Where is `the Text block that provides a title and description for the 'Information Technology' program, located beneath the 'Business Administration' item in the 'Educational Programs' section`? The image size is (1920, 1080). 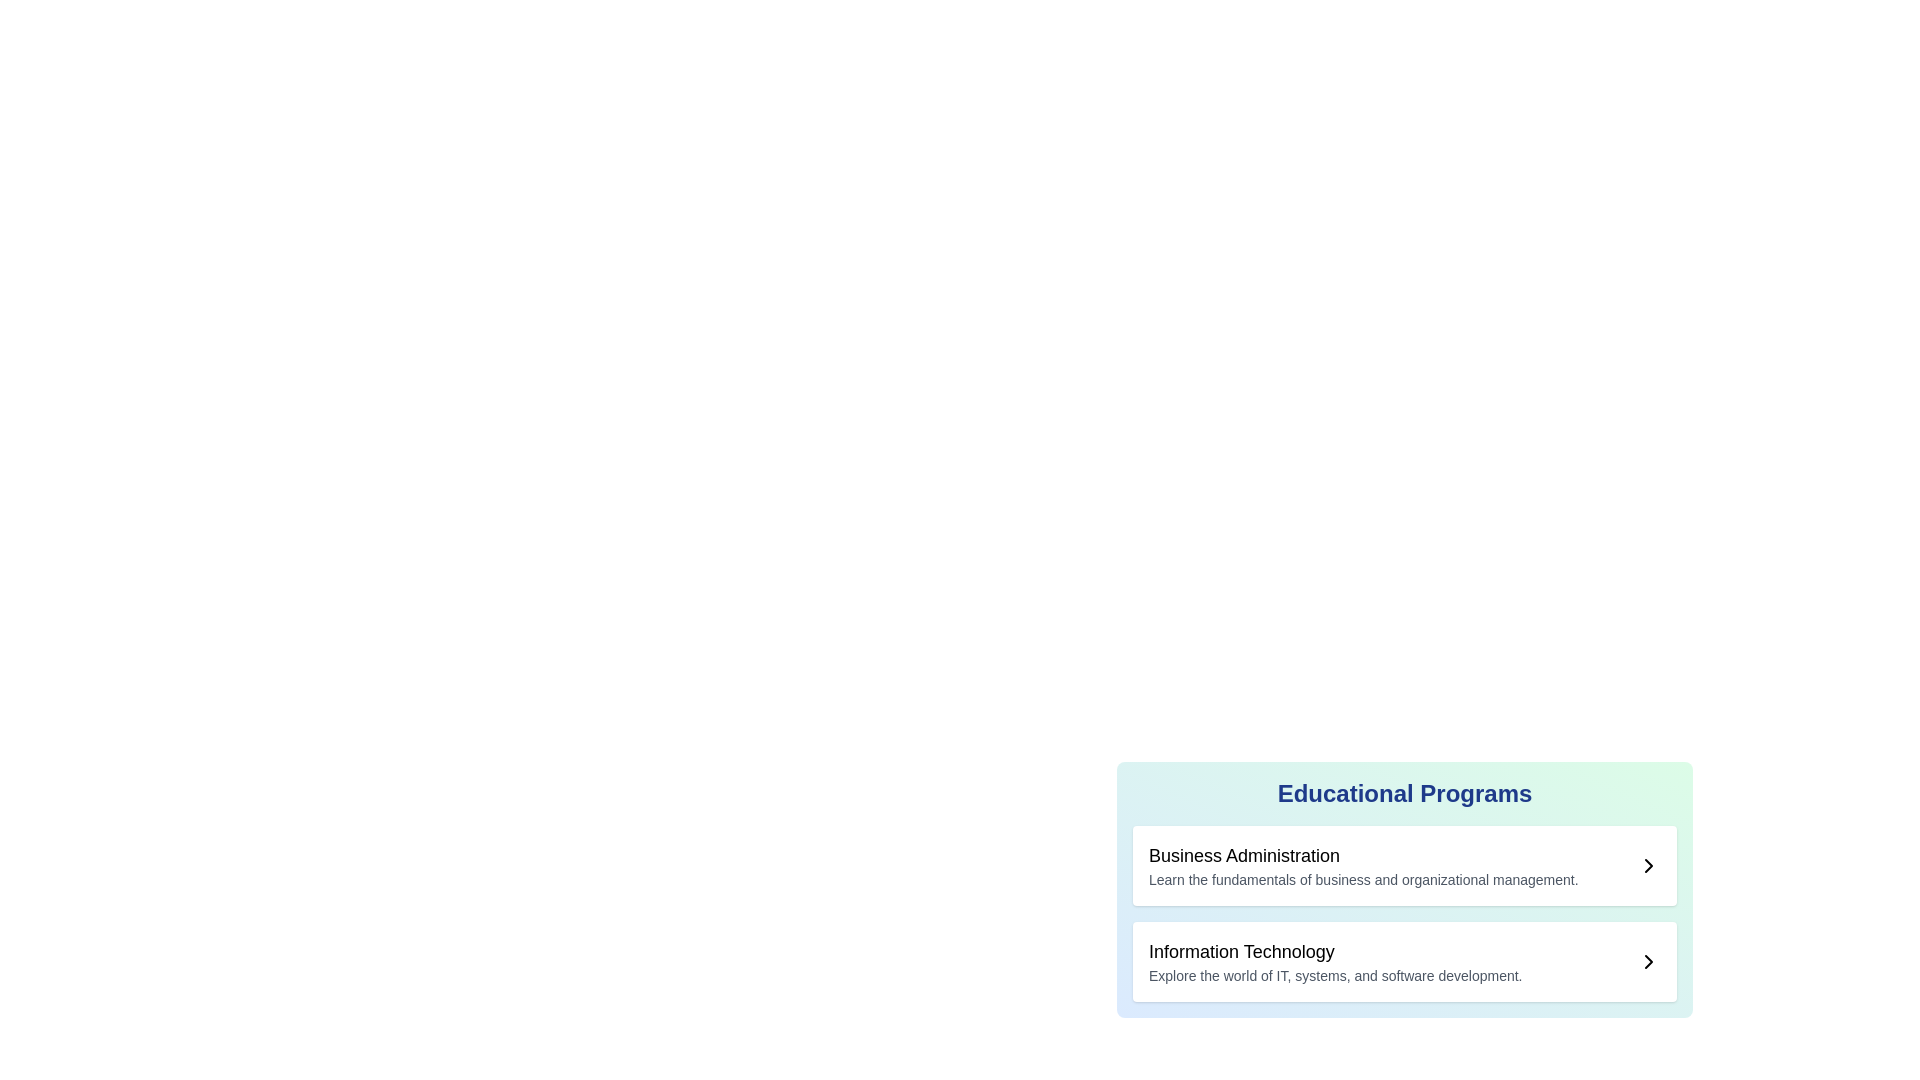 the Text block that provides a title and description for the 'Information Technology' program, located beneath the 'Business Administration' item in the 'Educational Programs' section is located at coordinates (1335, 960).